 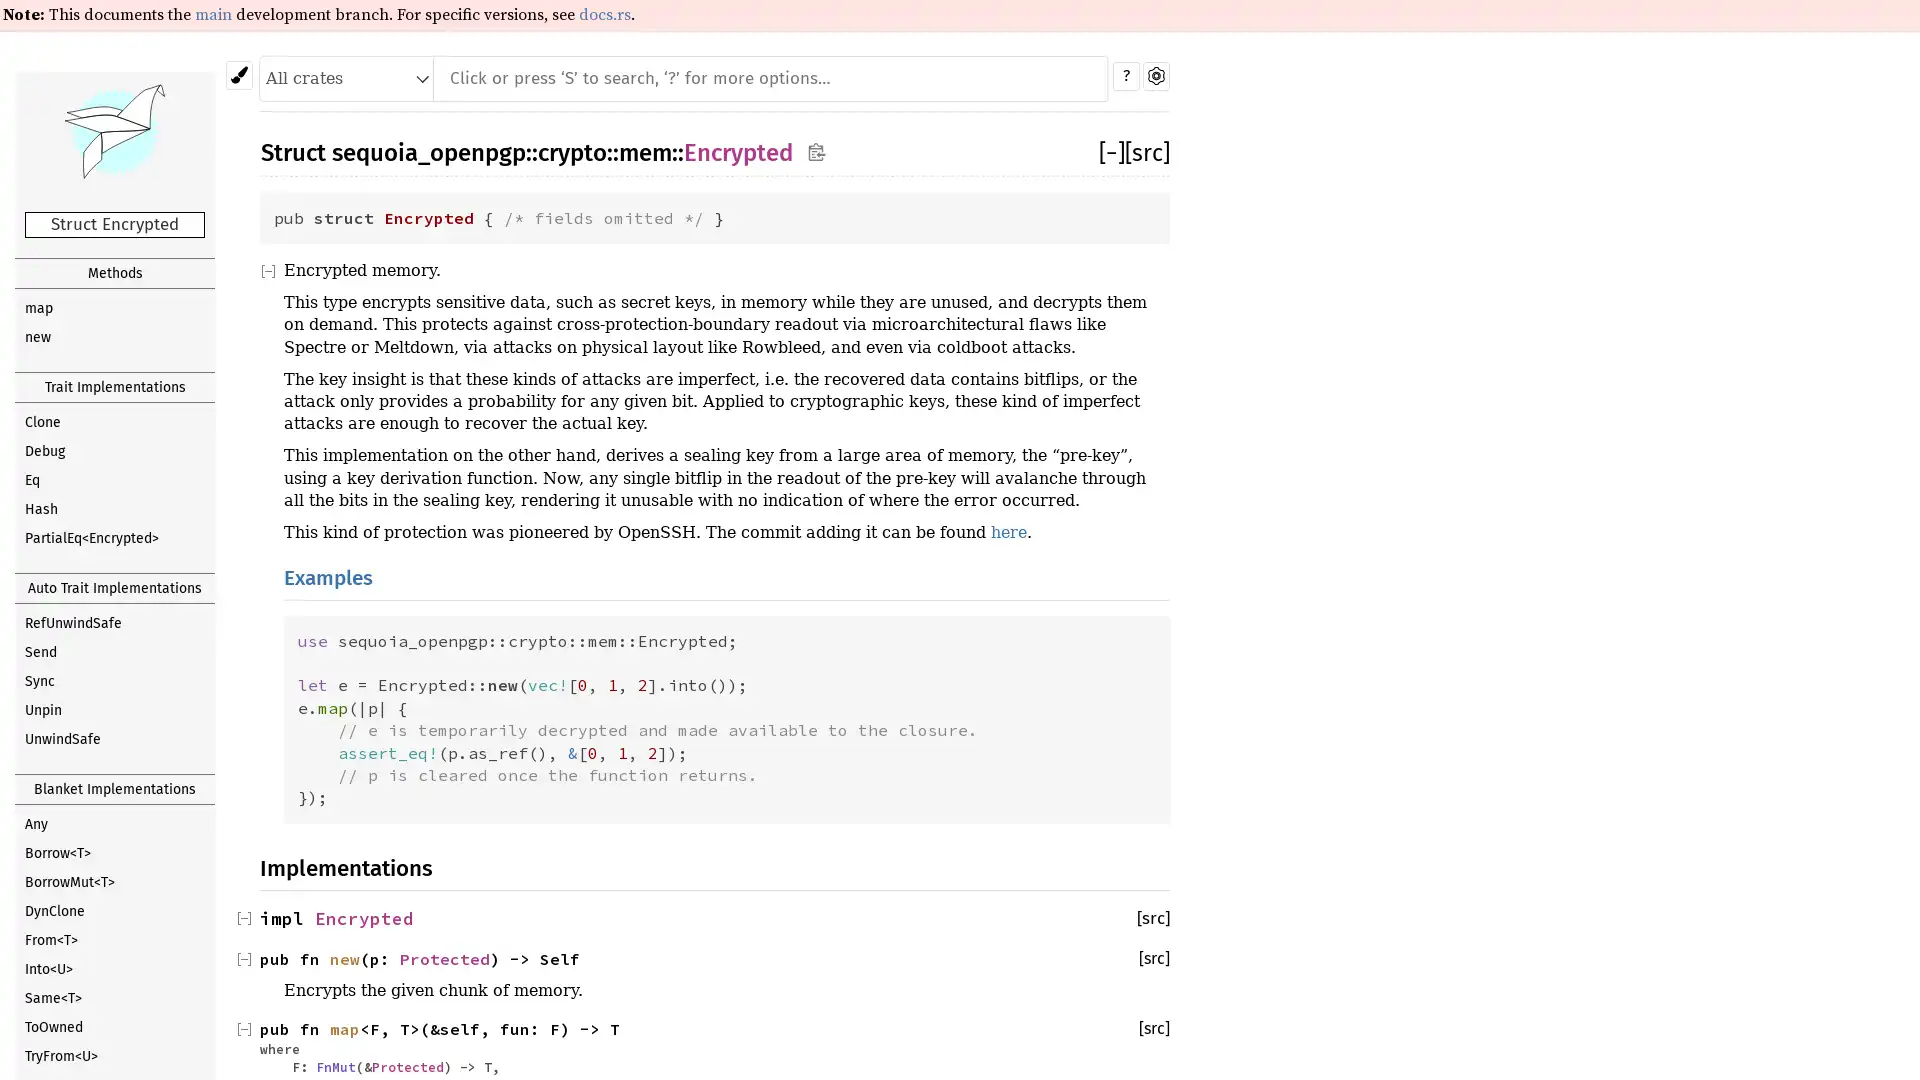 What do you see at coordinates (816, 153) in the screenshot?
I see `Copy item path` at bounding box center [816, 153].